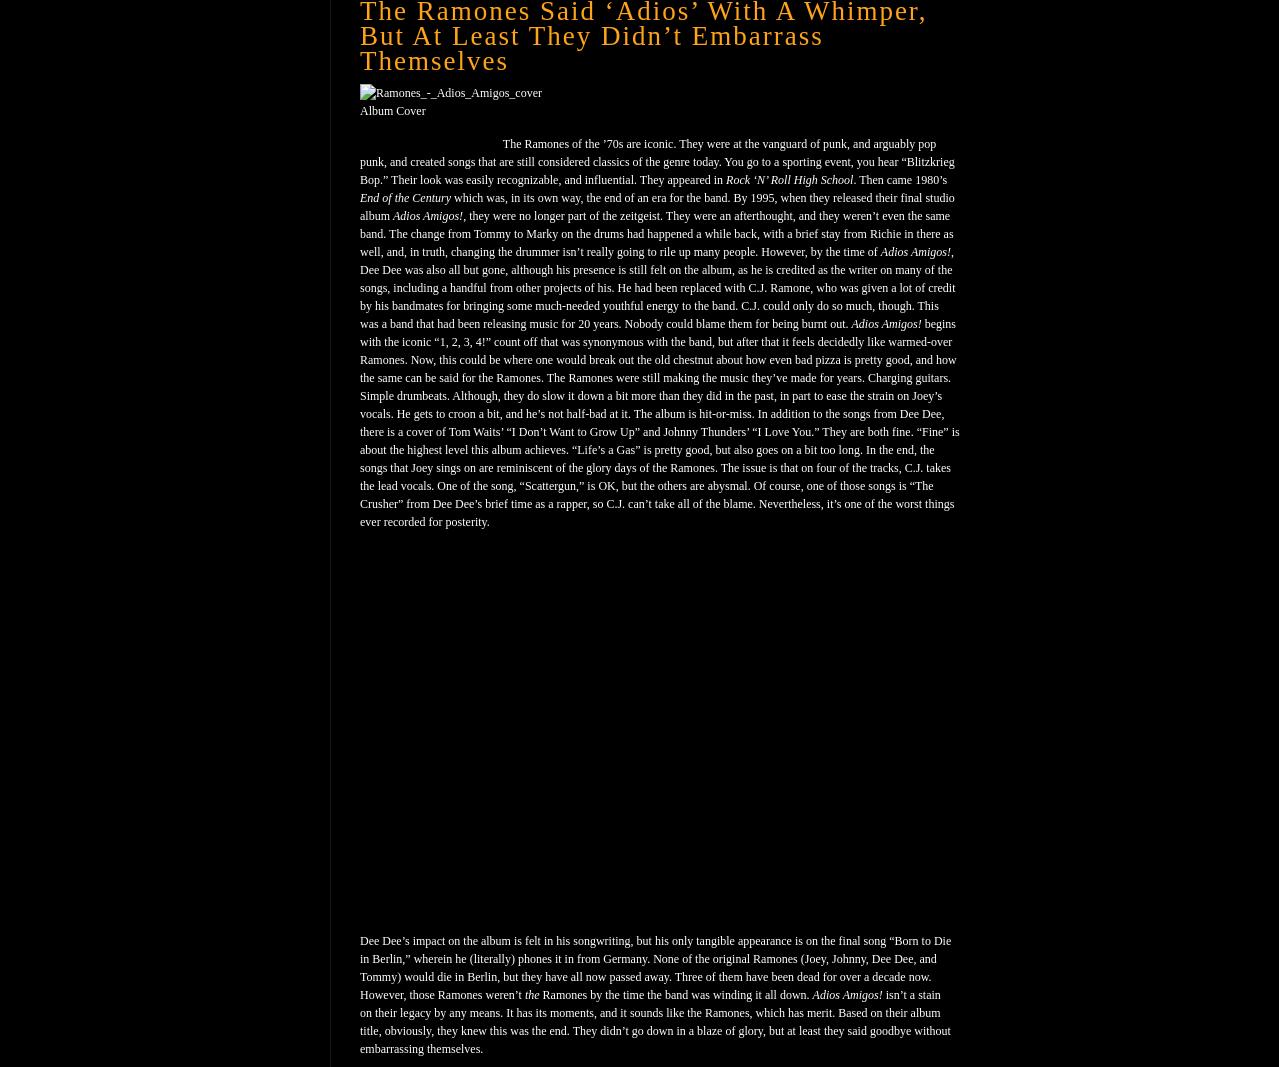 The image size is (1279, 1067). What do you see at coordinates (404, 198) in the screenshot?
I see `'End of the Century'` at bounding box center [404, 198].